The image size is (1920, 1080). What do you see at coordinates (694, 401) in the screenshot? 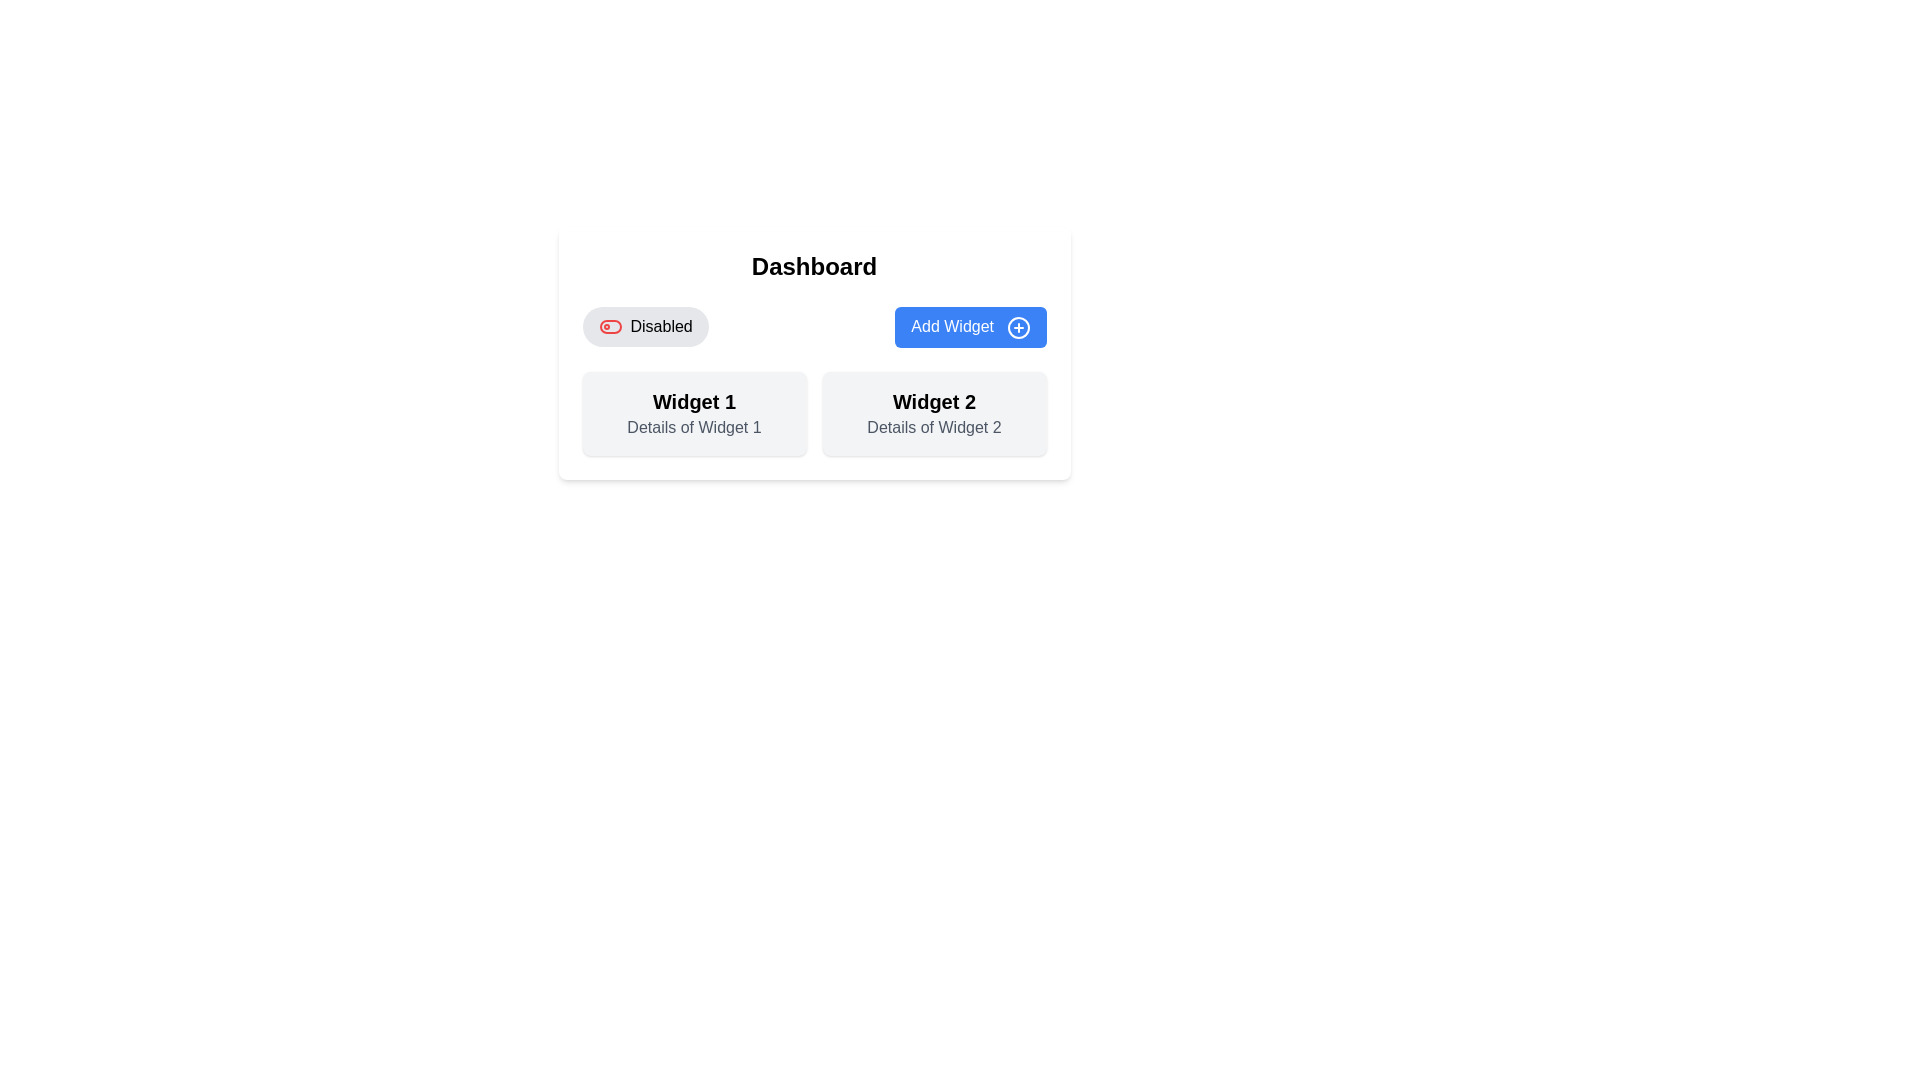
I see `the text label 'Widget 1' that is styled in bold font and positioned above the descriptive text 'Details of Widget 1'` at bounding box center [694, 401].